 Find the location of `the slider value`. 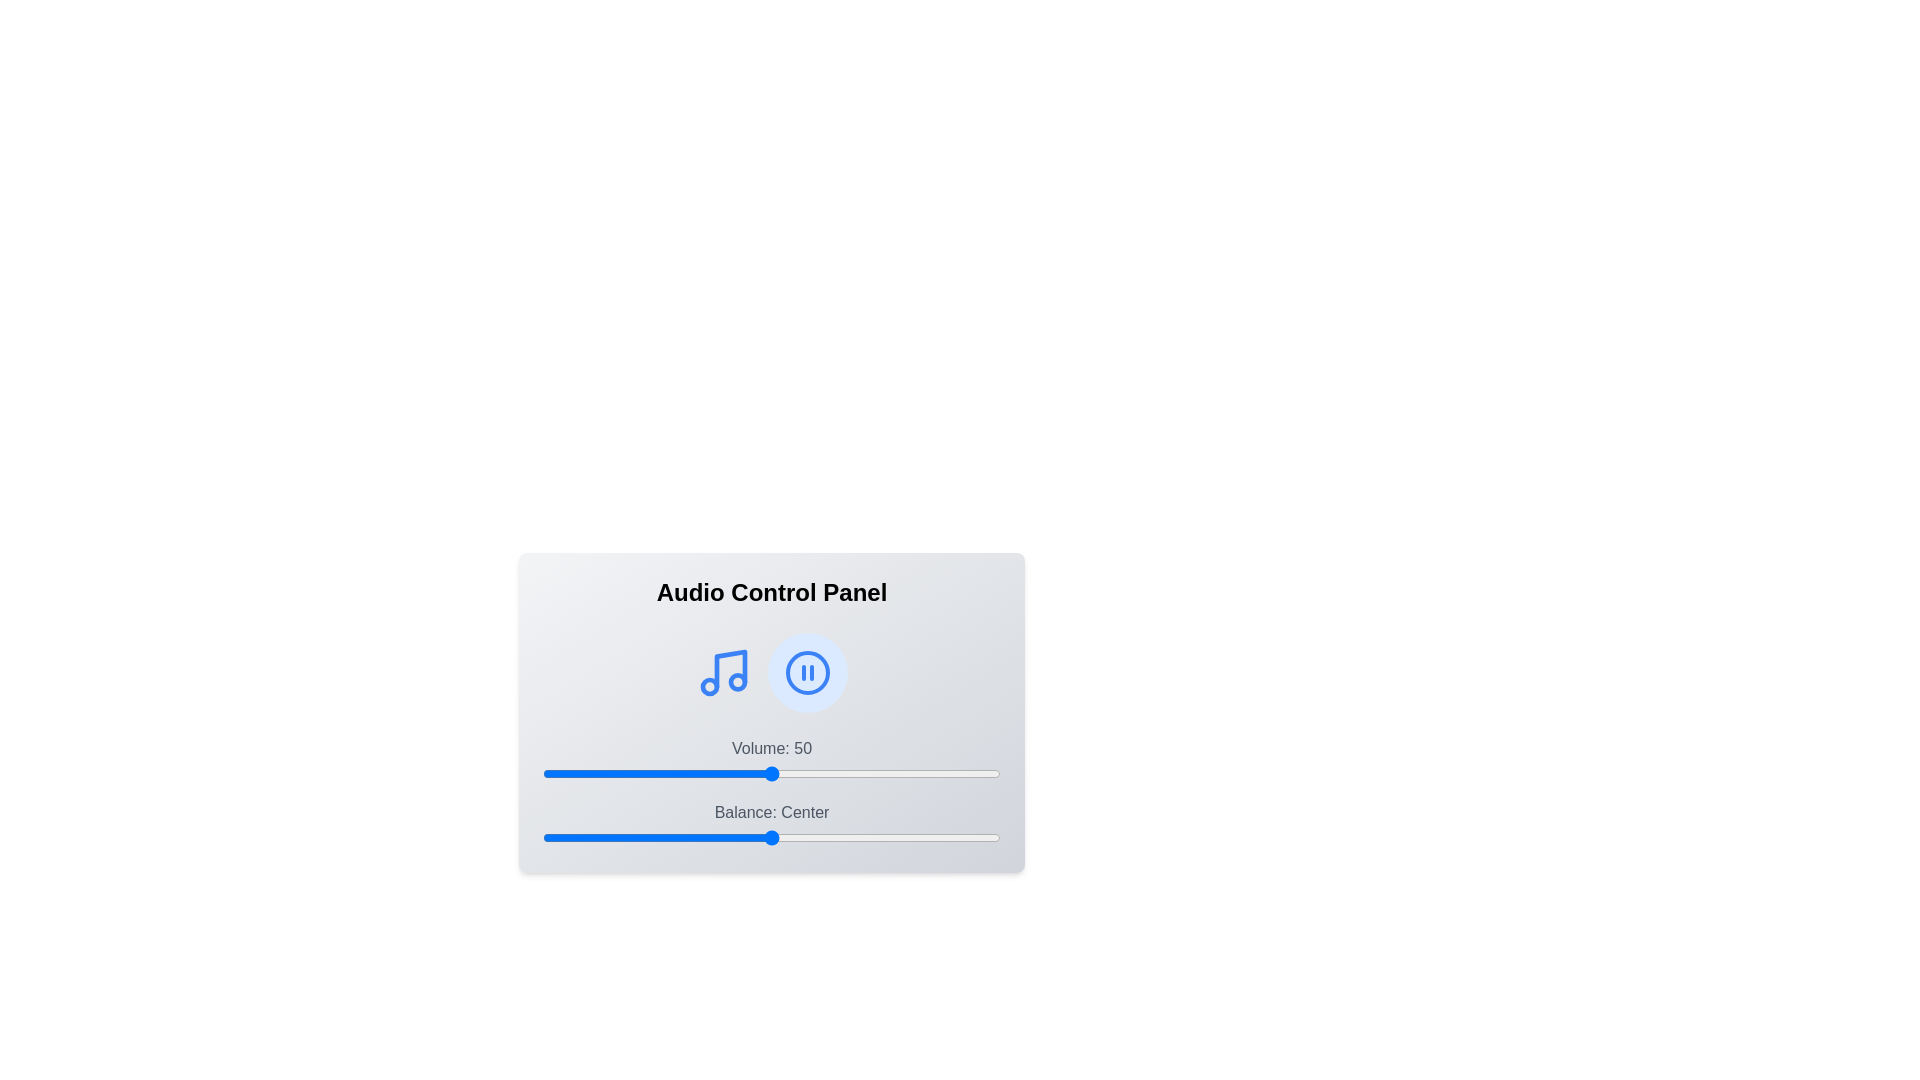

the slider value is located at coordinates (969, 773).